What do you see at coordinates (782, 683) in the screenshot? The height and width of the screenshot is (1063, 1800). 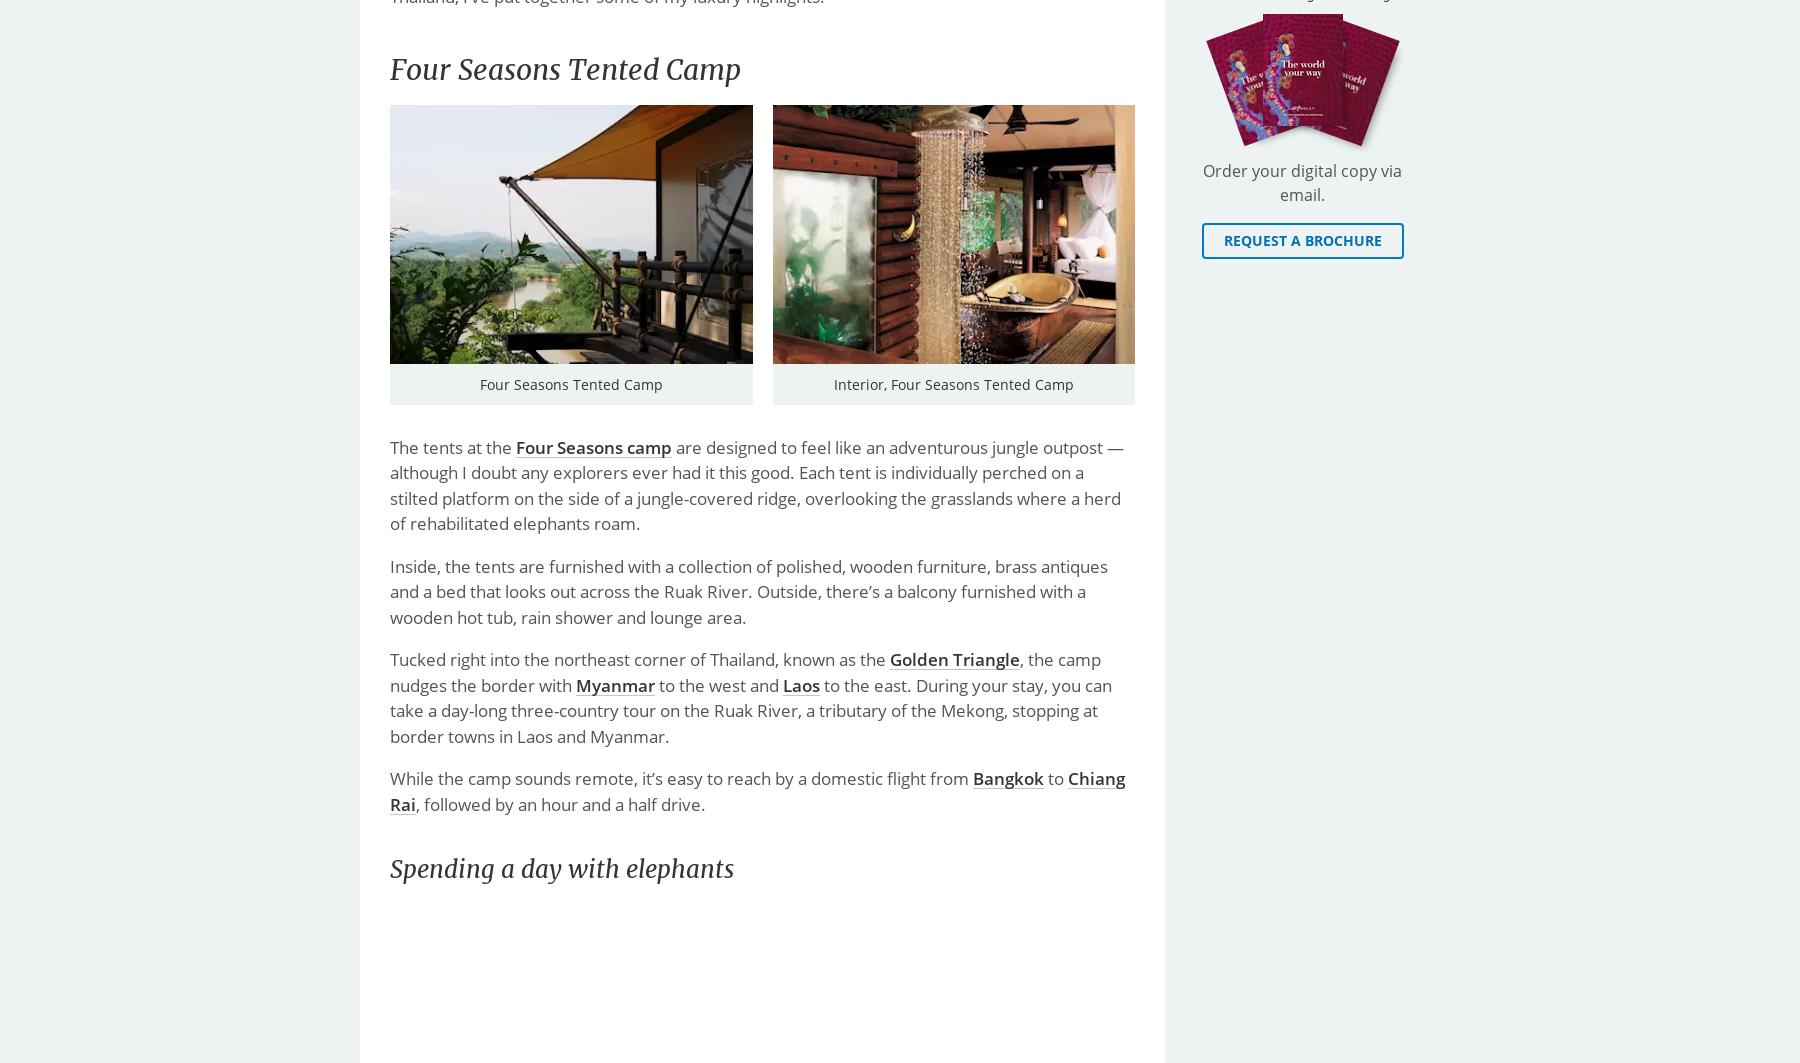 I see `'Laos'` at bounding box center [782, 683].